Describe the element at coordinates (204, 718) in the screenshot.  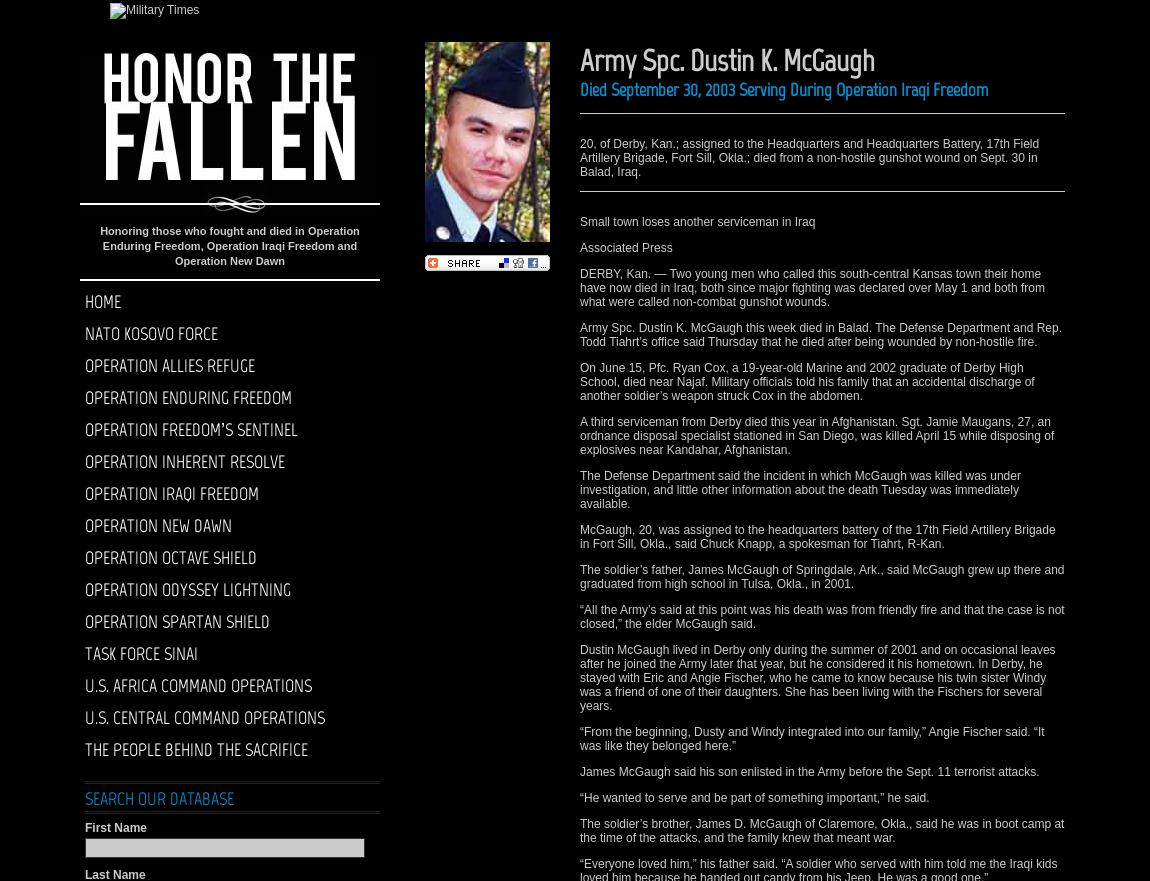
I see `'U.S. Central Command operations'` at that location.